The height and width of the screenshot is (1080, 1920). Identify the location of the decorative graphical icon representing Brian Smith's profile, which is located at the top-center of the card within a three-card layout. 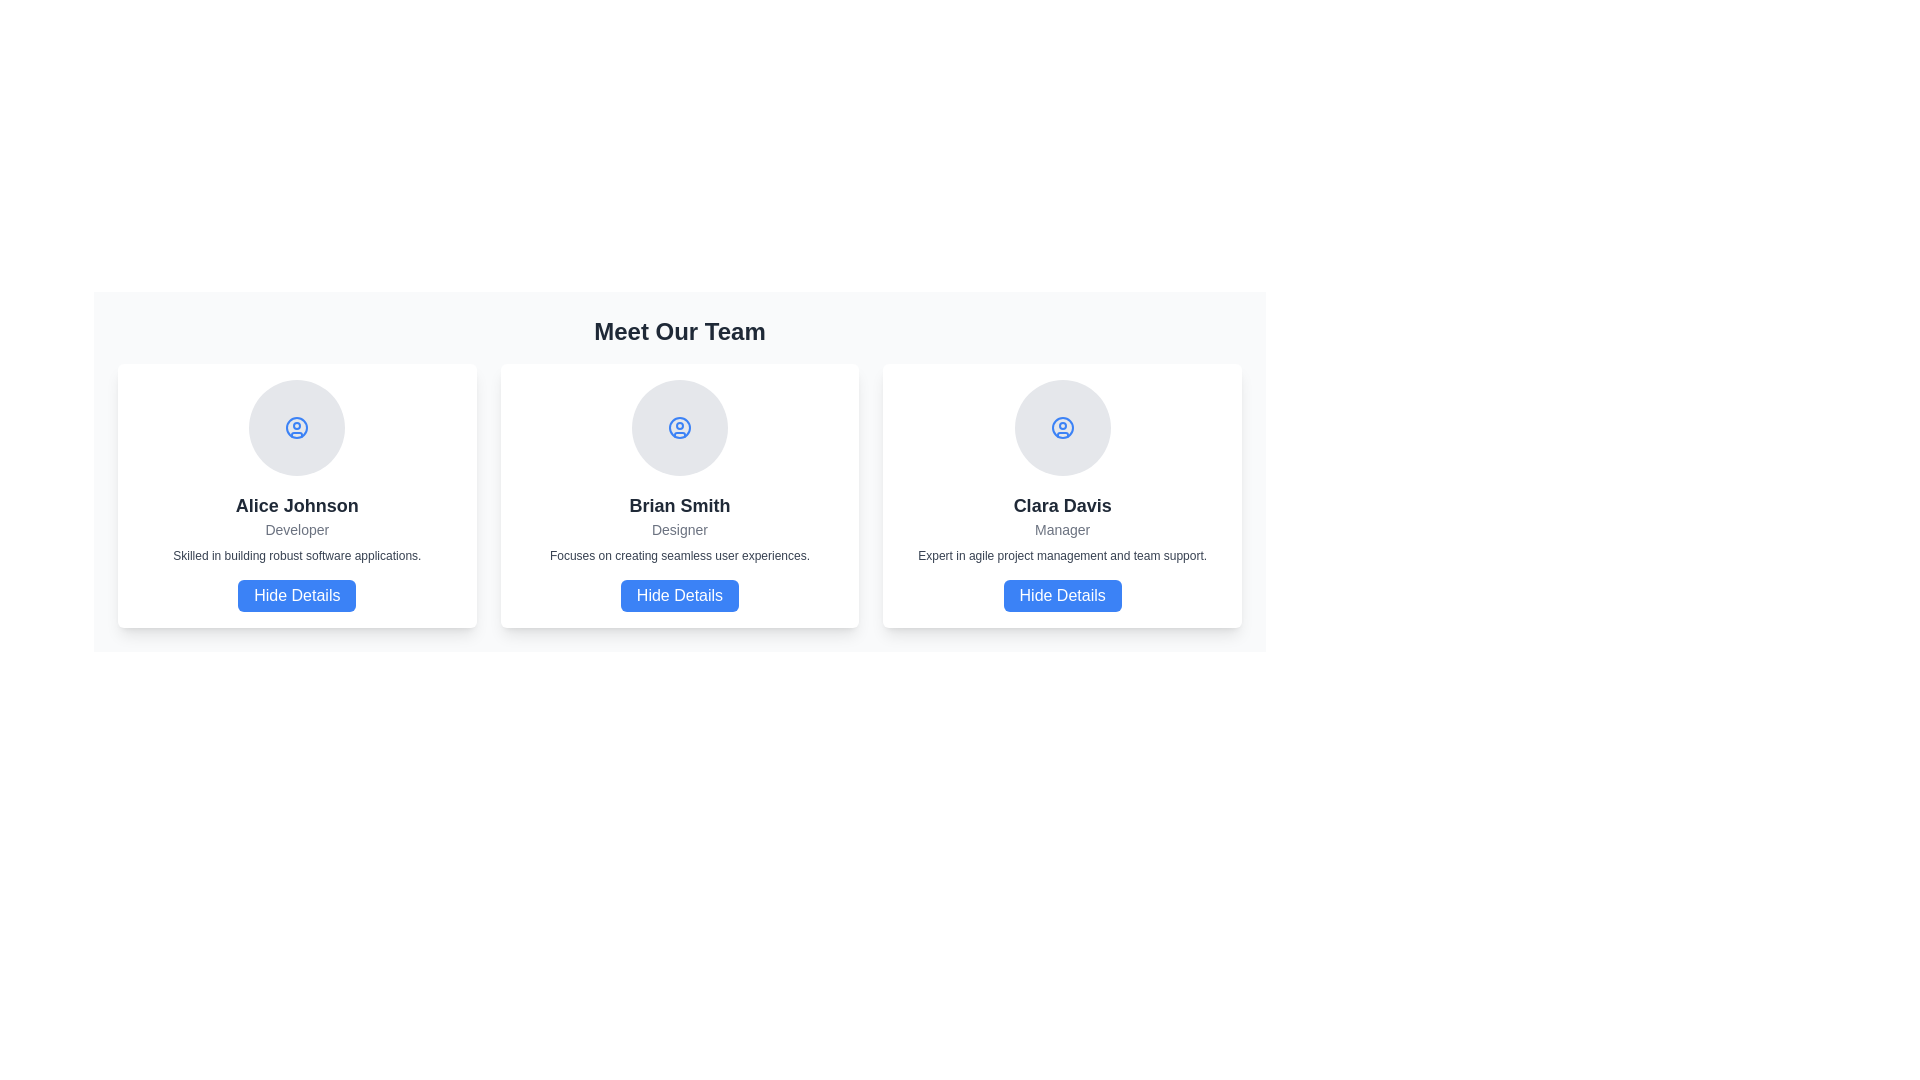
(680, 427).